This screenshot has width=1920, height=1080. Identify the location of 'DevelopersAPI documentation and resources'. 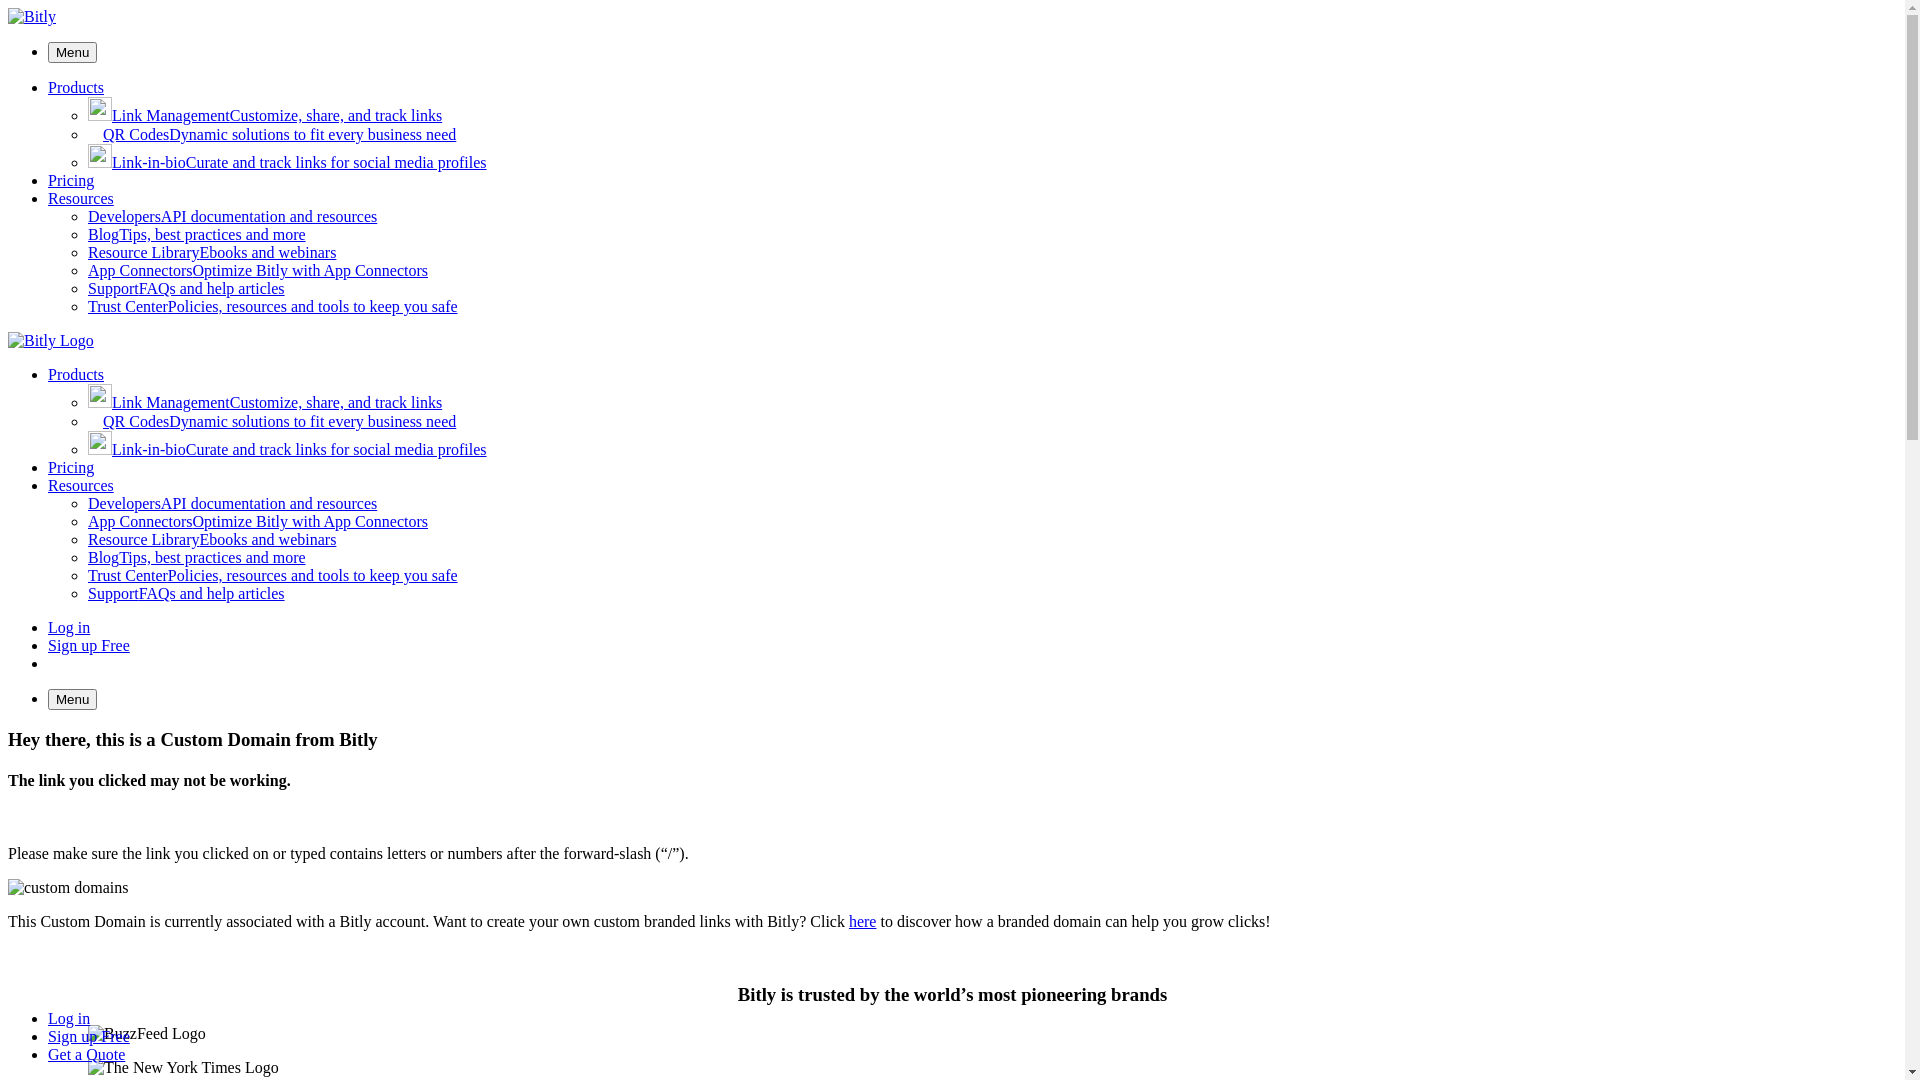
(232, 502).